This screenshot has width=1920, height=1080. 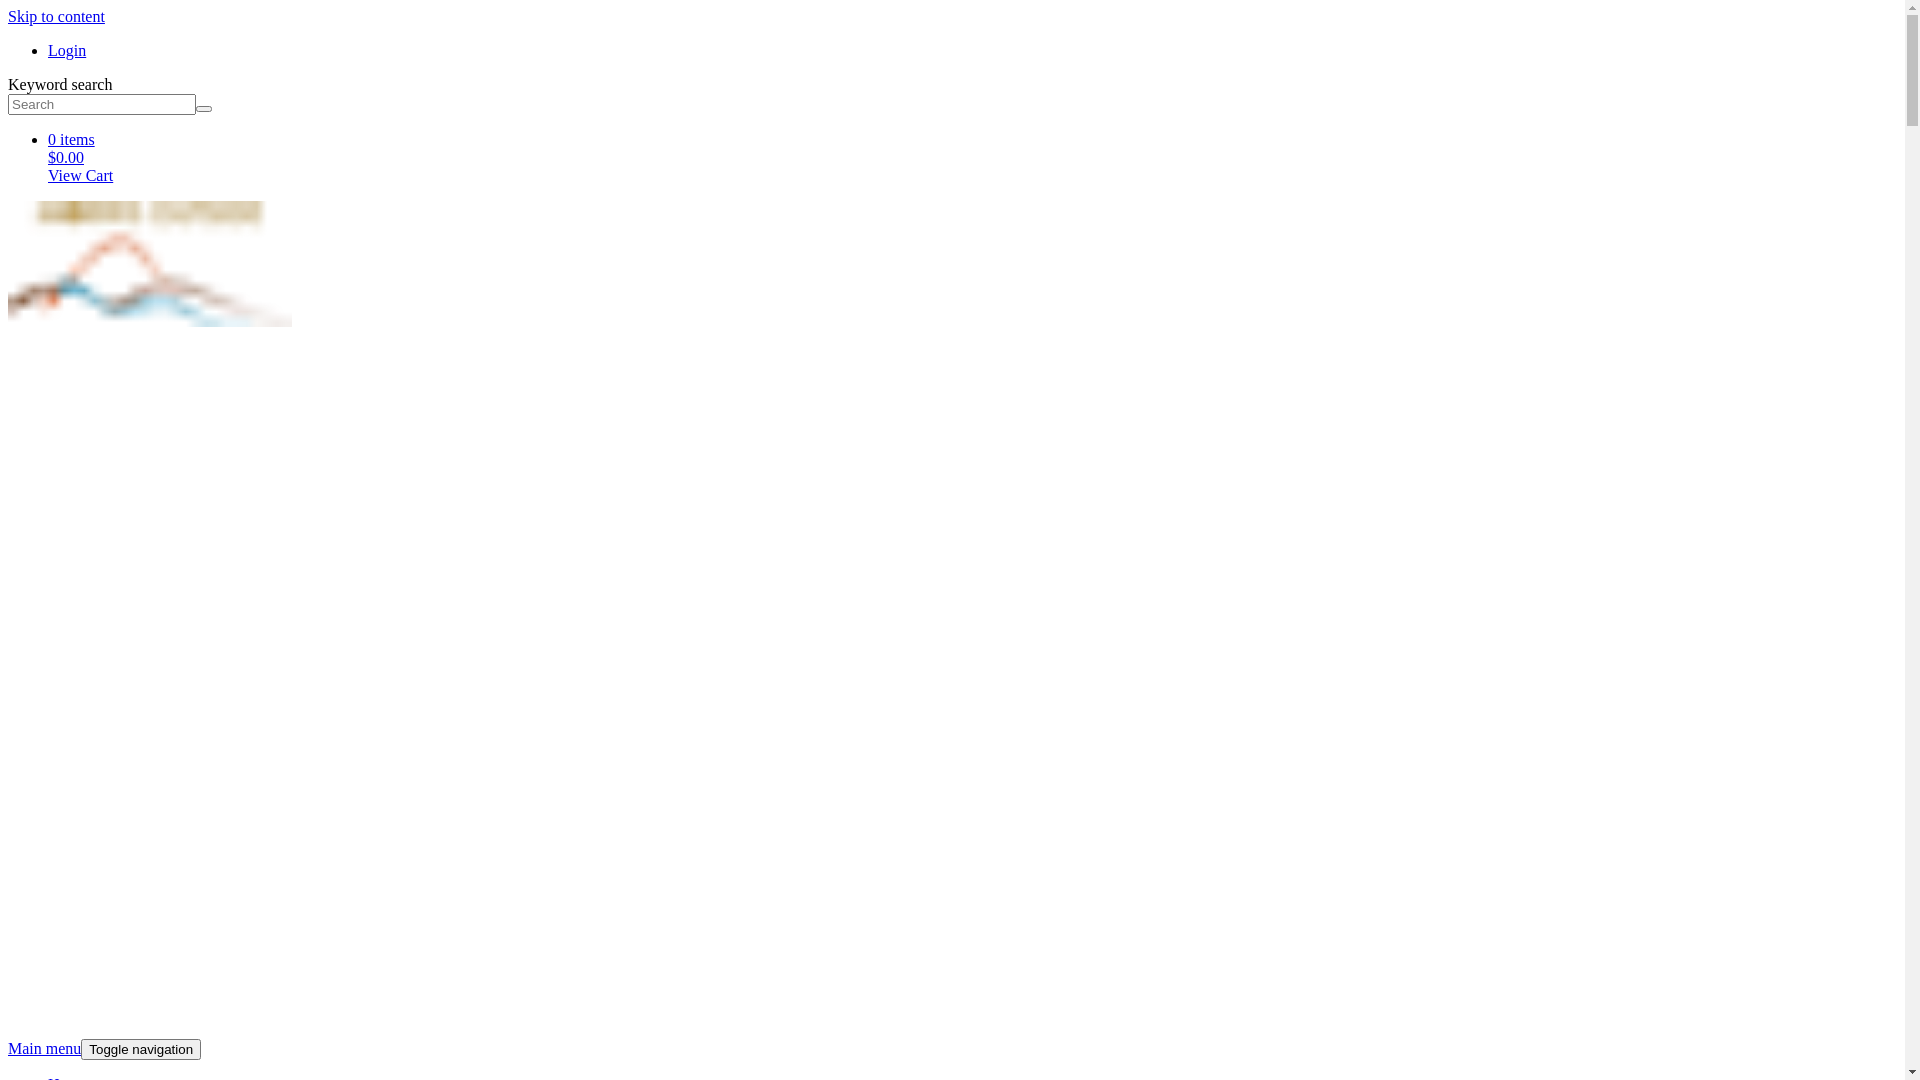 I want to click on '0 items, so click(x=48, y=157).